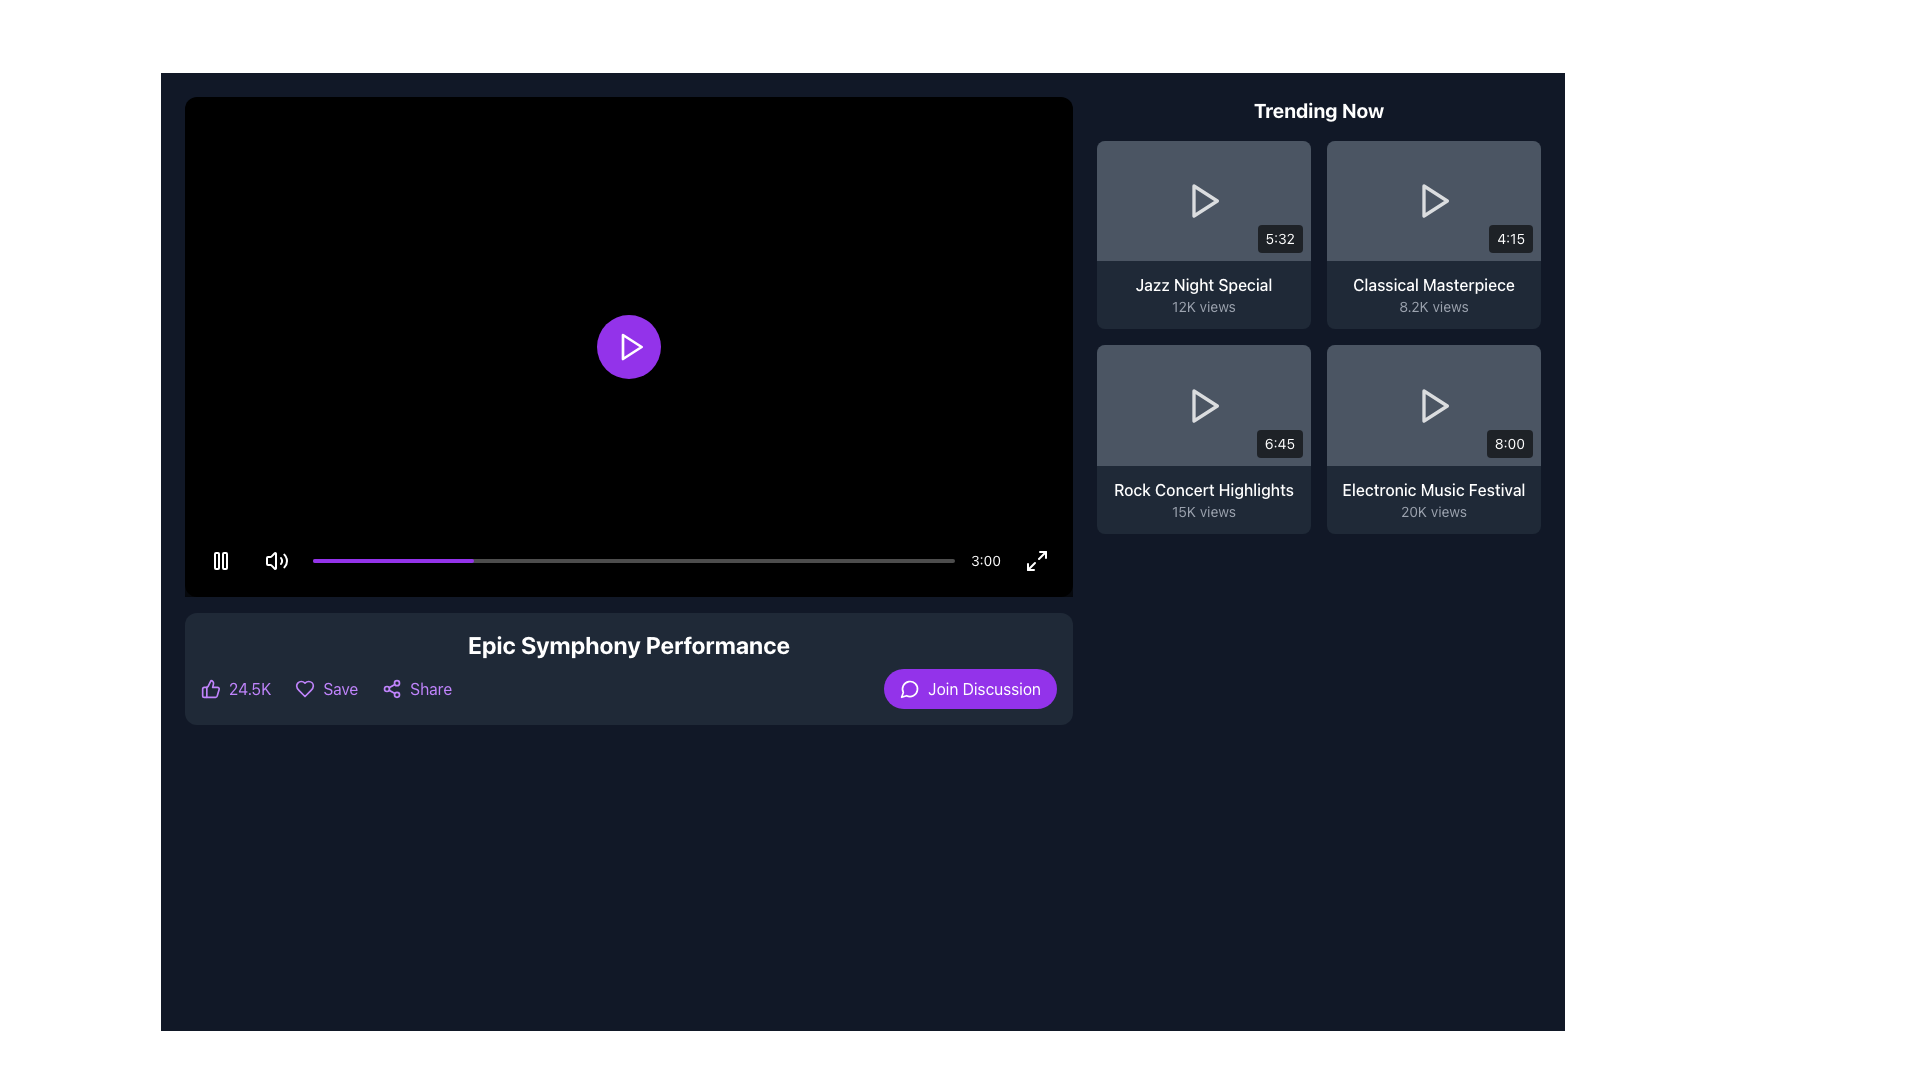  I want to click on the 'Save' text label, which is styled in purple and located below the video playback area, positioned between a heart icon and a share icon, so click(340, 687).